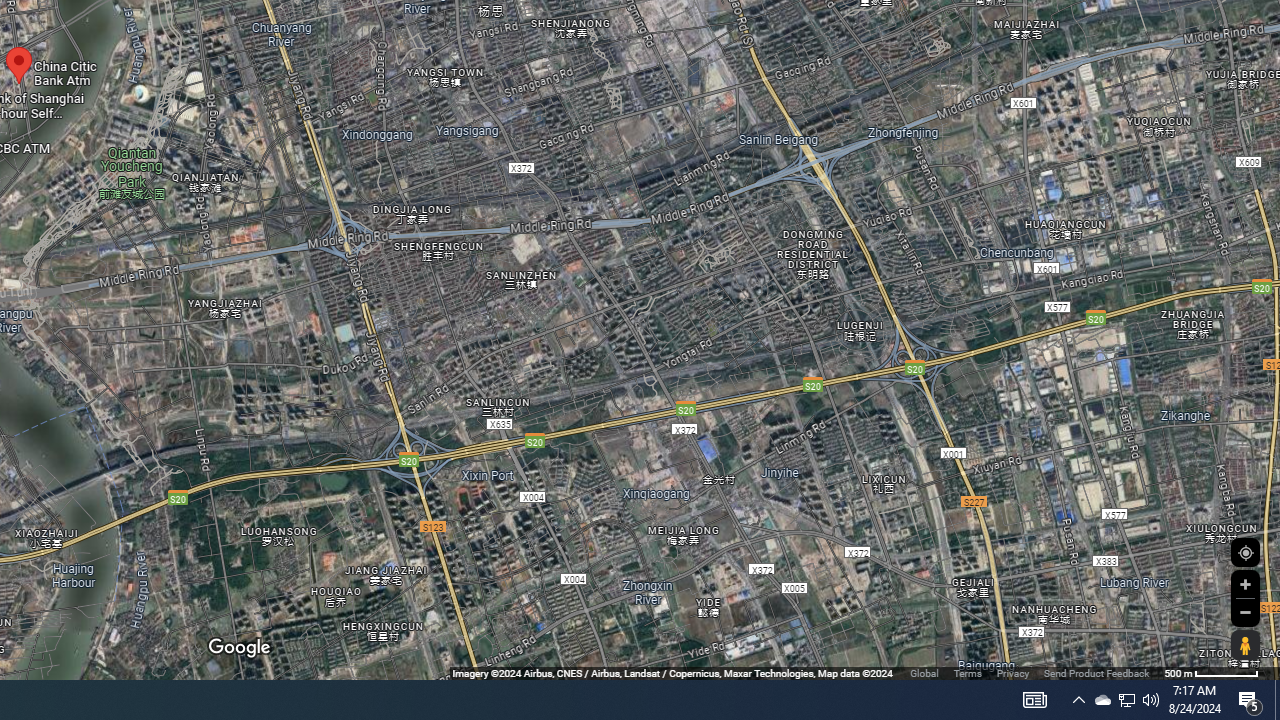 The height and width of the screenshot is (720, 1280). What do you see at coordinates (1244, 584) in the screenshot?
I see `'Zoom in'` at bounding box center [1244, 584].